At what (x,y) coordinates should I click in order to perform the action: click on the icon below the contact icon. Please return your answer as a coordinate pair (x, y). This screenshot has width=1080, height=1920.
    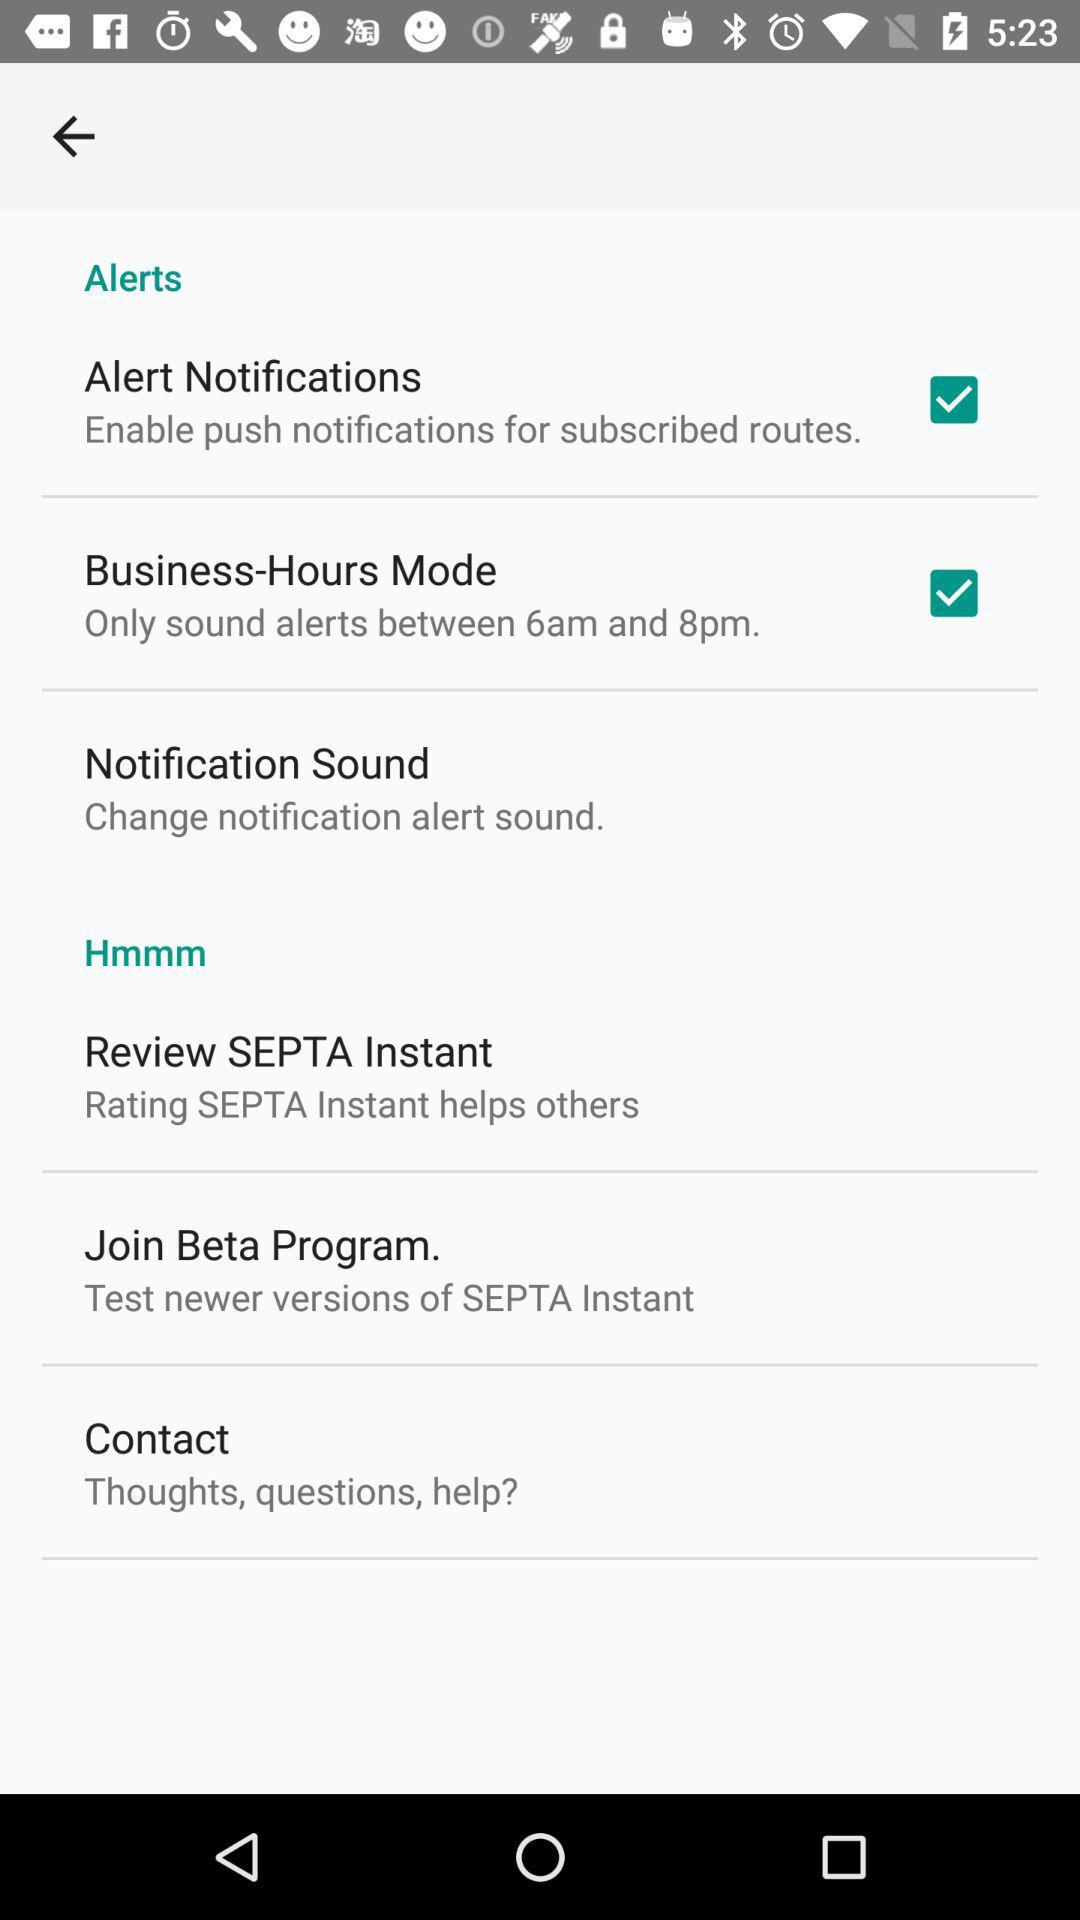
    Looking at the image, I should click on (301, 1490).